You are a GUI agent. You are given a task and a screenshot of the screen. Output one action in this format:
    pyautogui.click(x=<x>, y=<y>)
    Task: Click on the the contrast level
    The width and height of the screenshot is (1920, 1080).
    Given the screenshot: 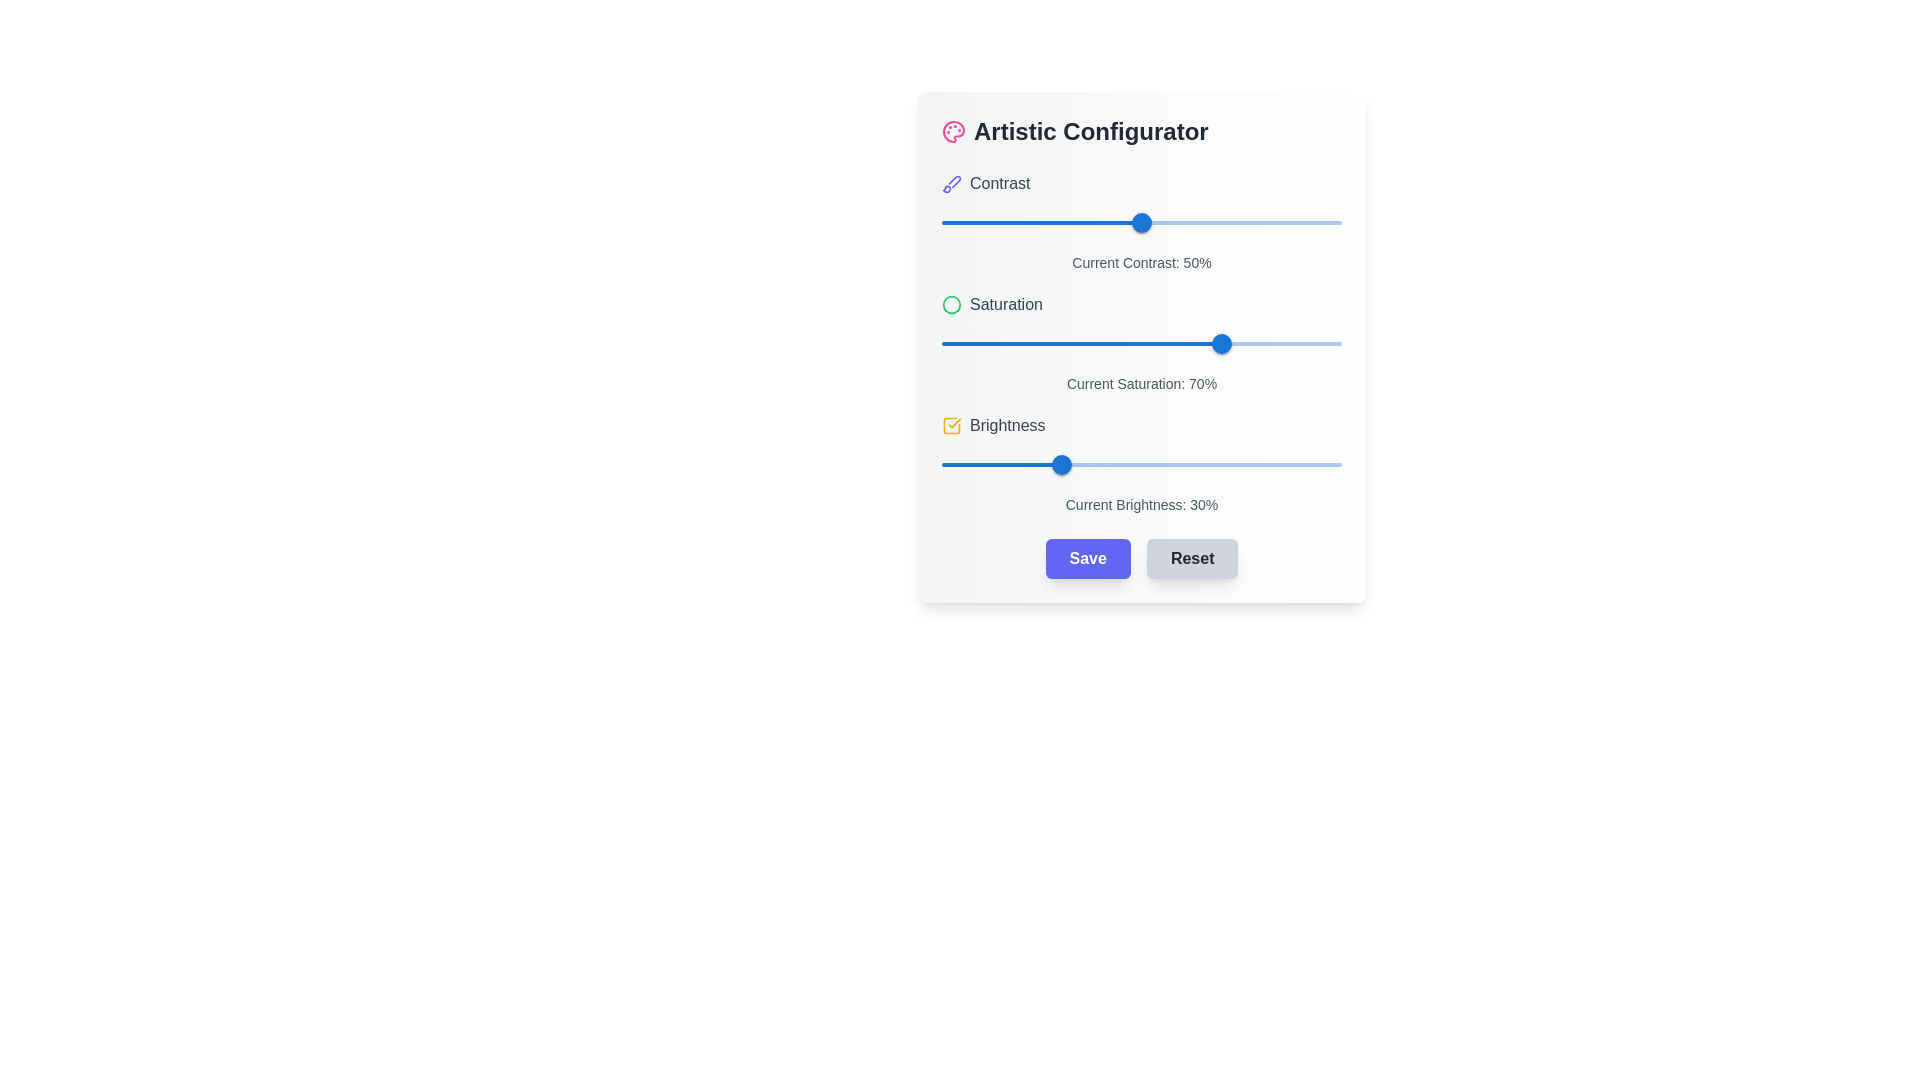 What is the action you would take?
    pyautogui.click(x=1088, y=223)
    